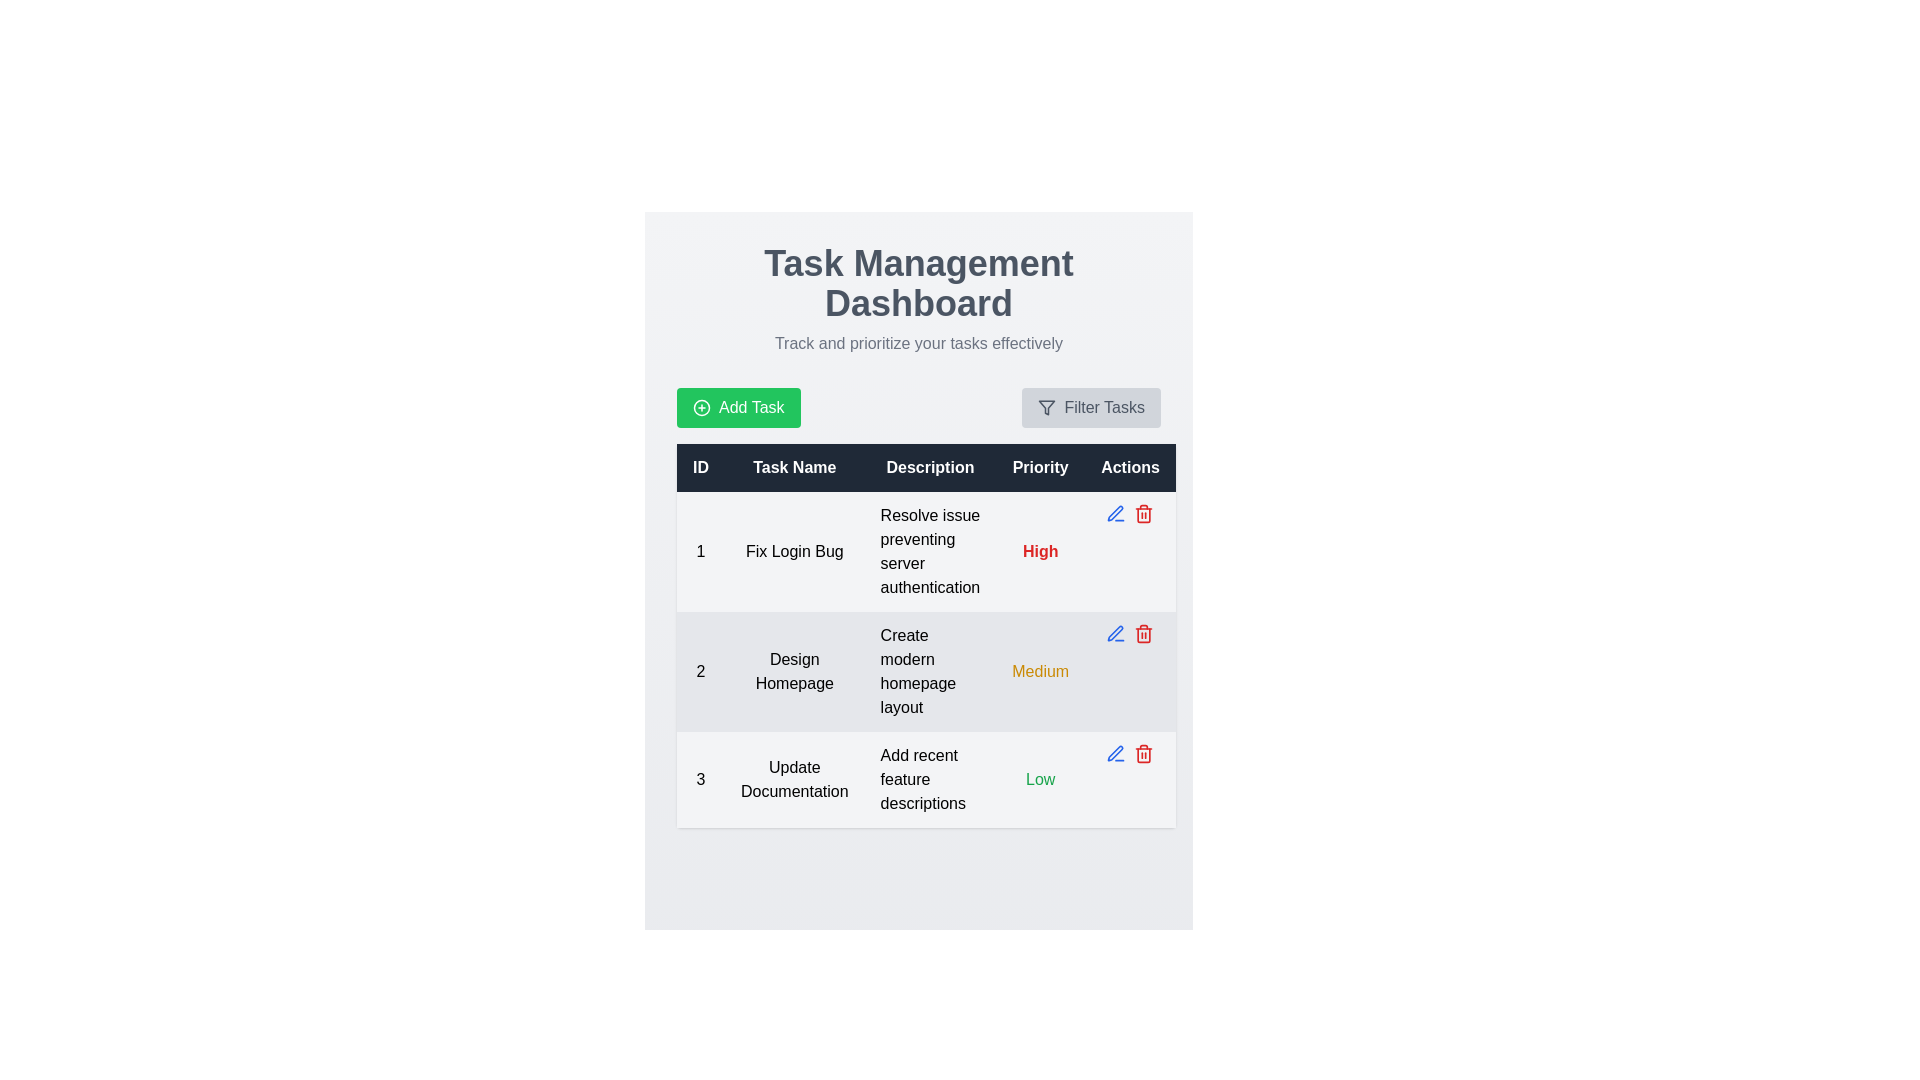 The height and width of the screenshot is (1080, 1920). I want to click on the 'Description' text label, which is the third column label in the table header, styled in bold white text on a dark background, so click(929, 467).